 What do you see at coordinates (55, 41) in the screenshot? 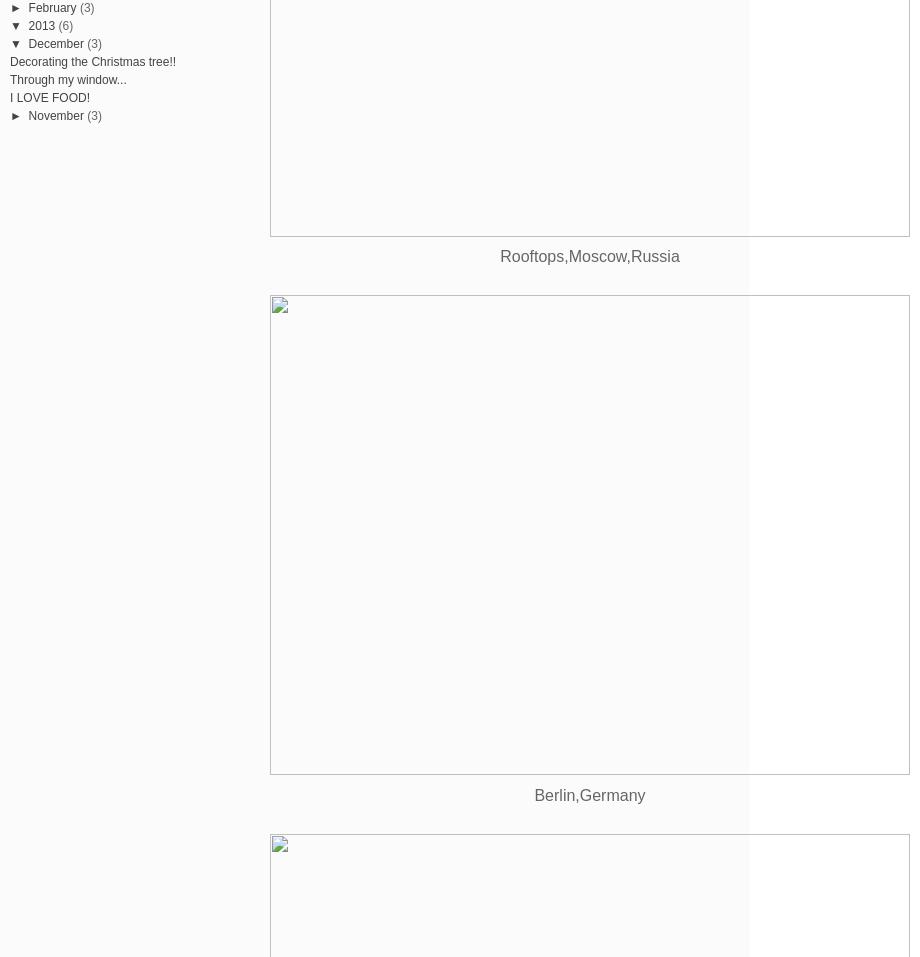
I see `'December'` at bounding box center [55, 41].